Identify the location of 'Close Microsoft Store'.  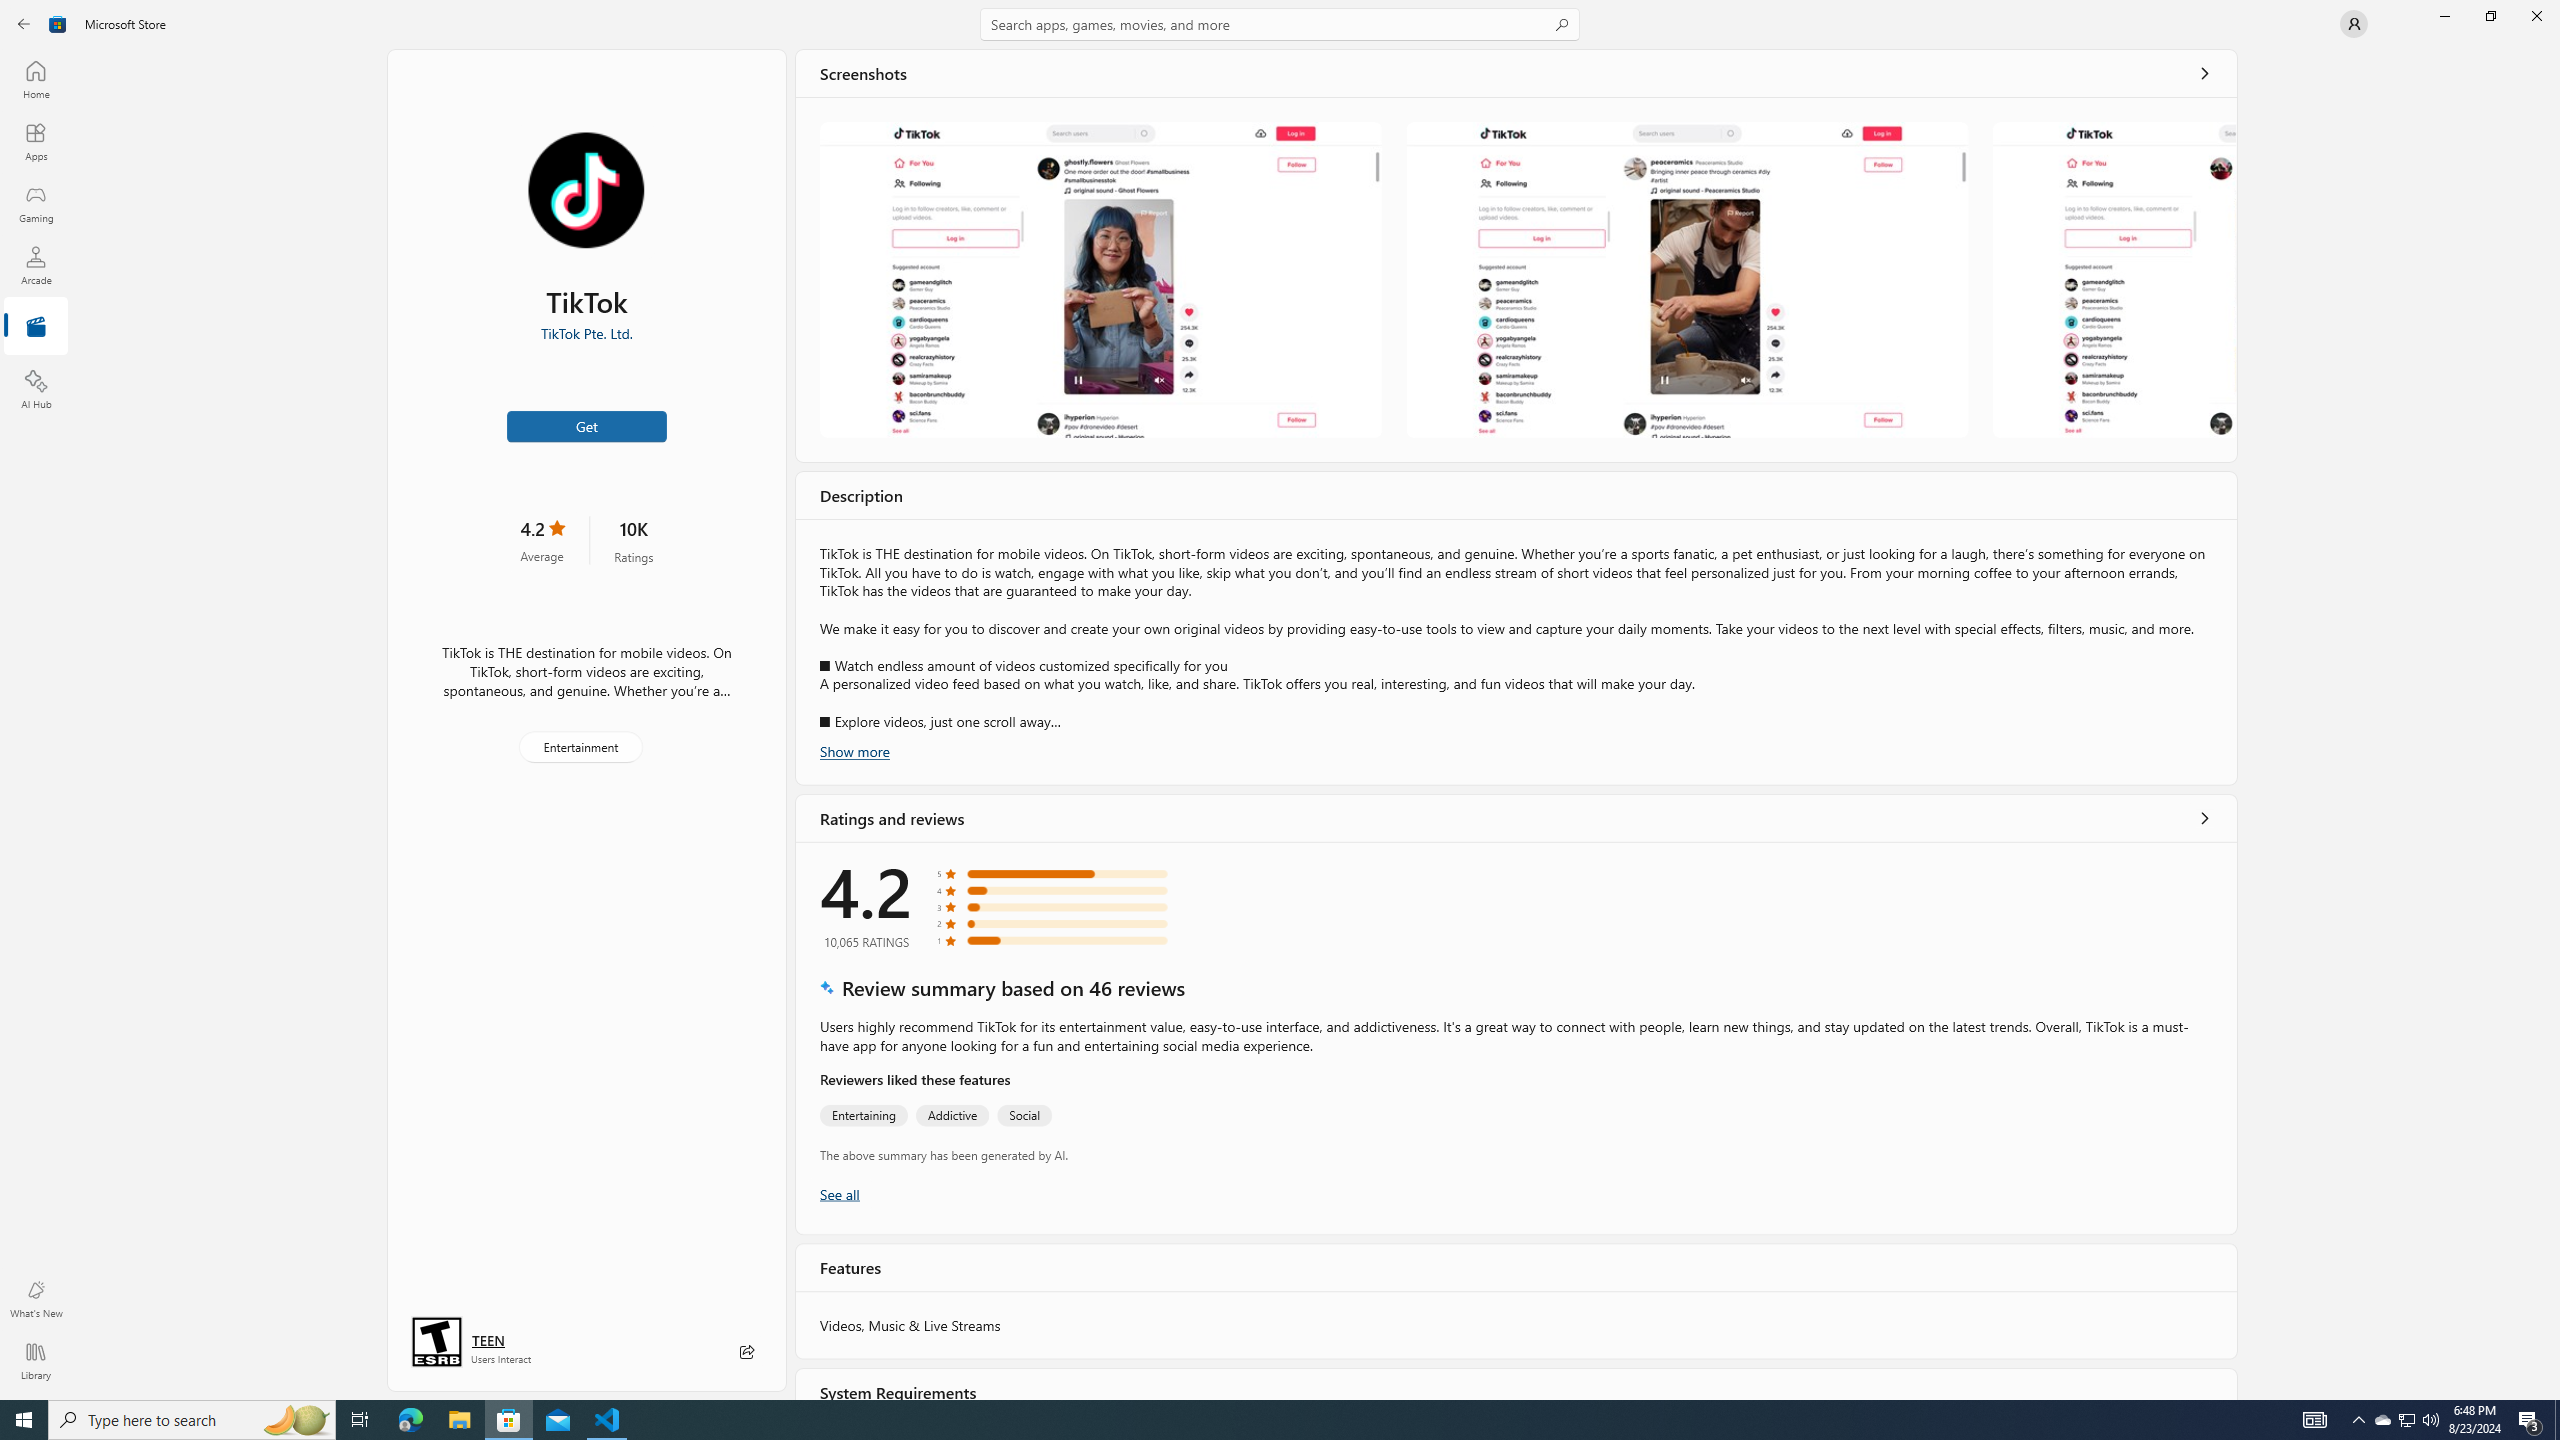
(2535, 15).